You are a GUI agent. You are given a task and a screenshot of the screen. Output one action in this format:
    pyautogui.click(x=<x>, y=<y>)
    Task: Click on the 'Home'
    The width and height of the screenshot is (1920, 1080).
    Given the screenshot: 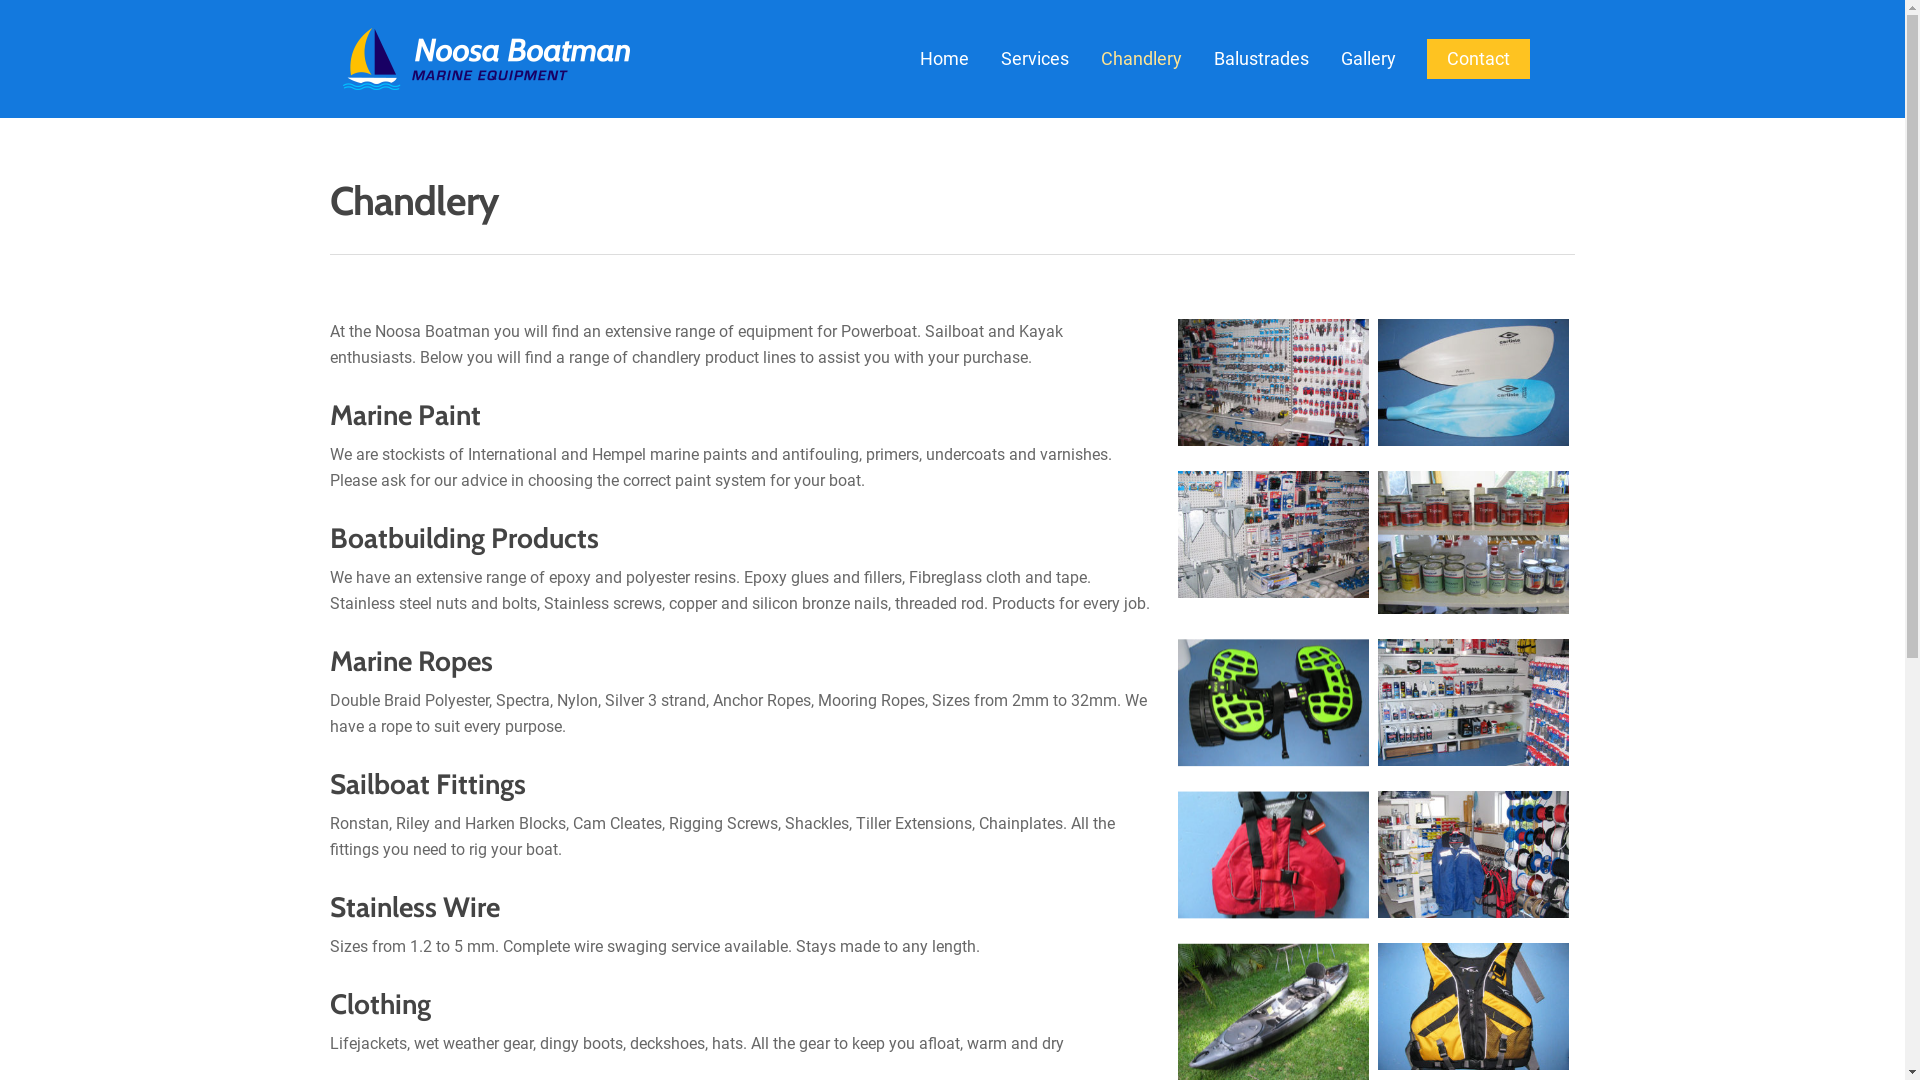 What is the action you would take?
    pyautogui.click(x=943, y=57)
    